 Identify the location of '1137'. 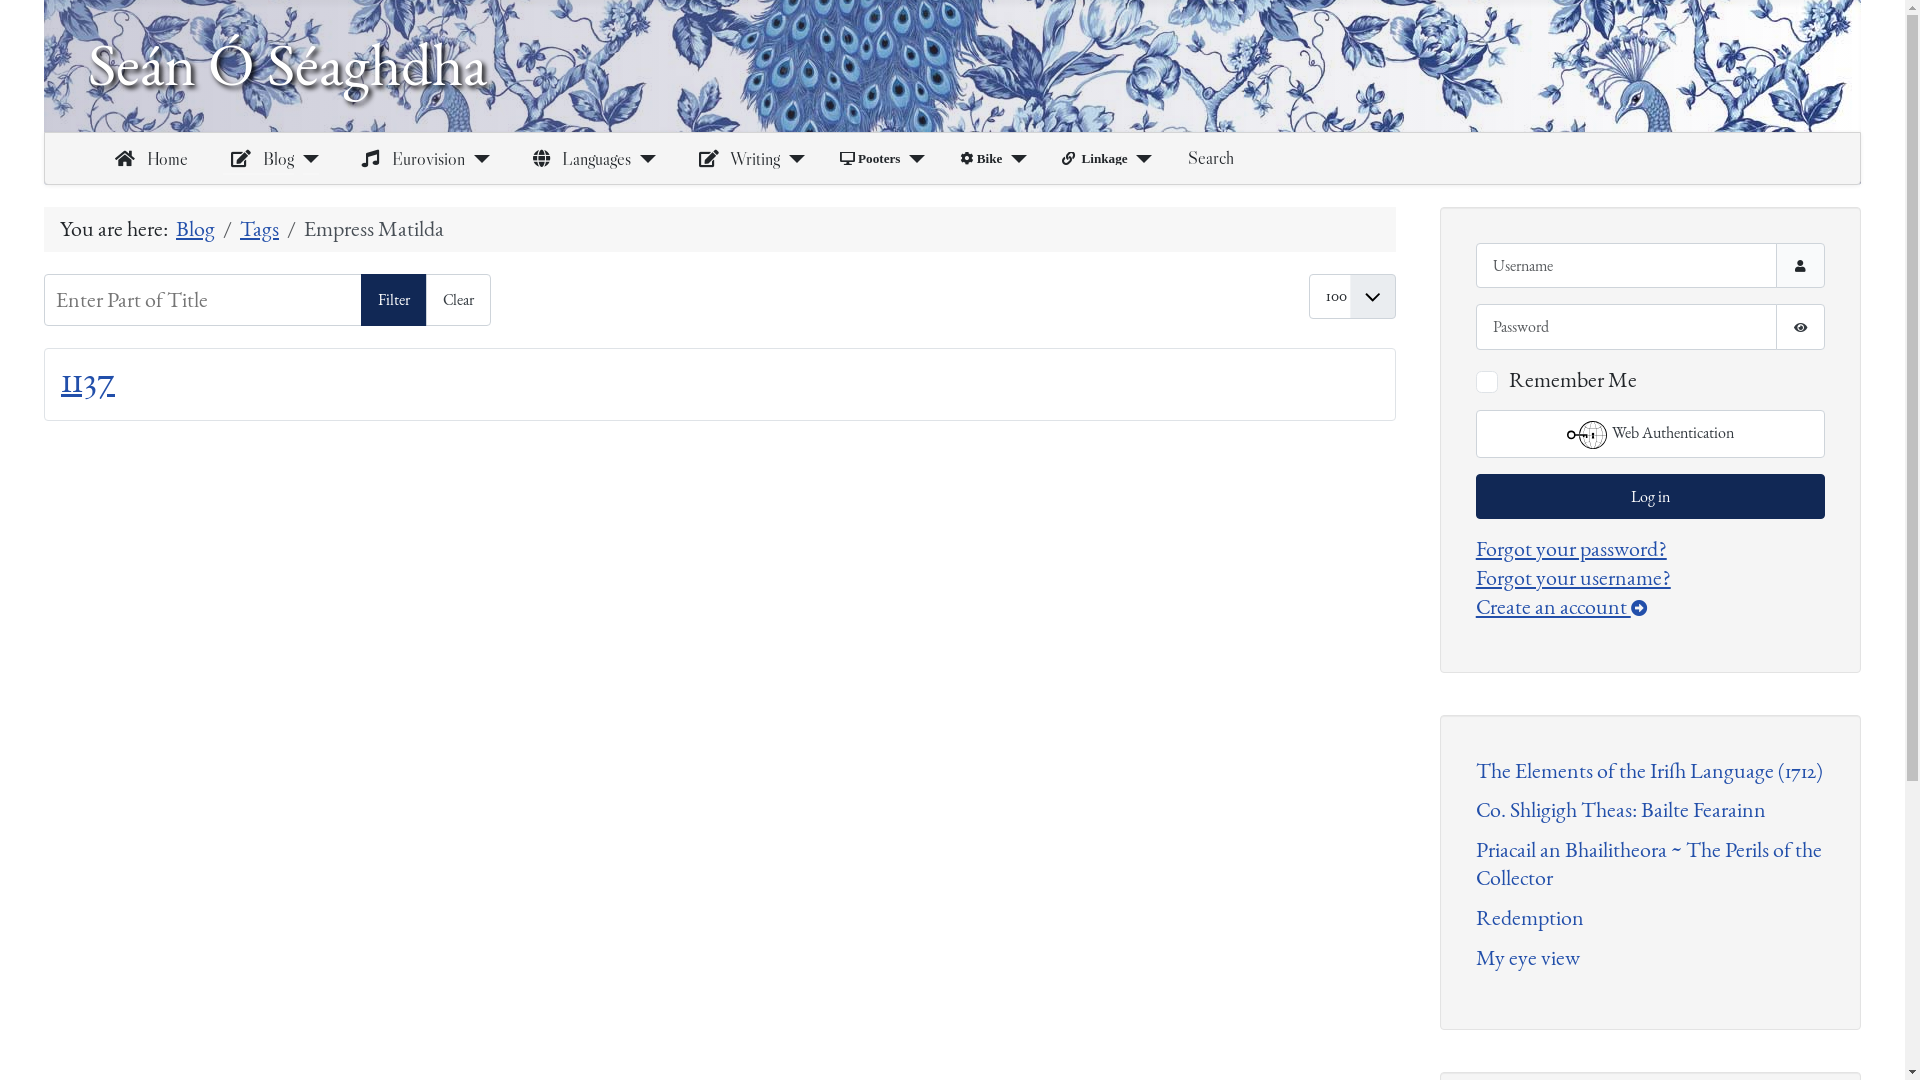
(86, 379).